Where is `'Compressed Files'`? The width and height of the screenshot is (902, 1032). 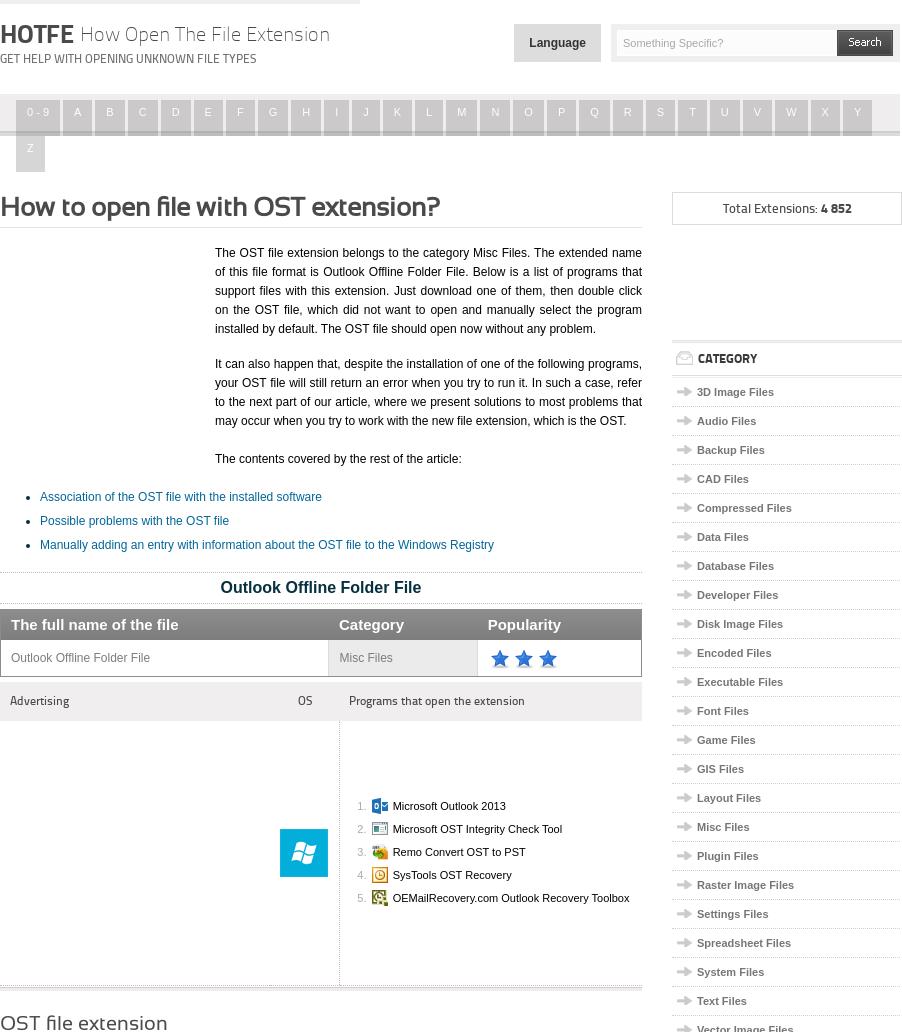 'Compressed Files' is located at coordinates (743, 506).